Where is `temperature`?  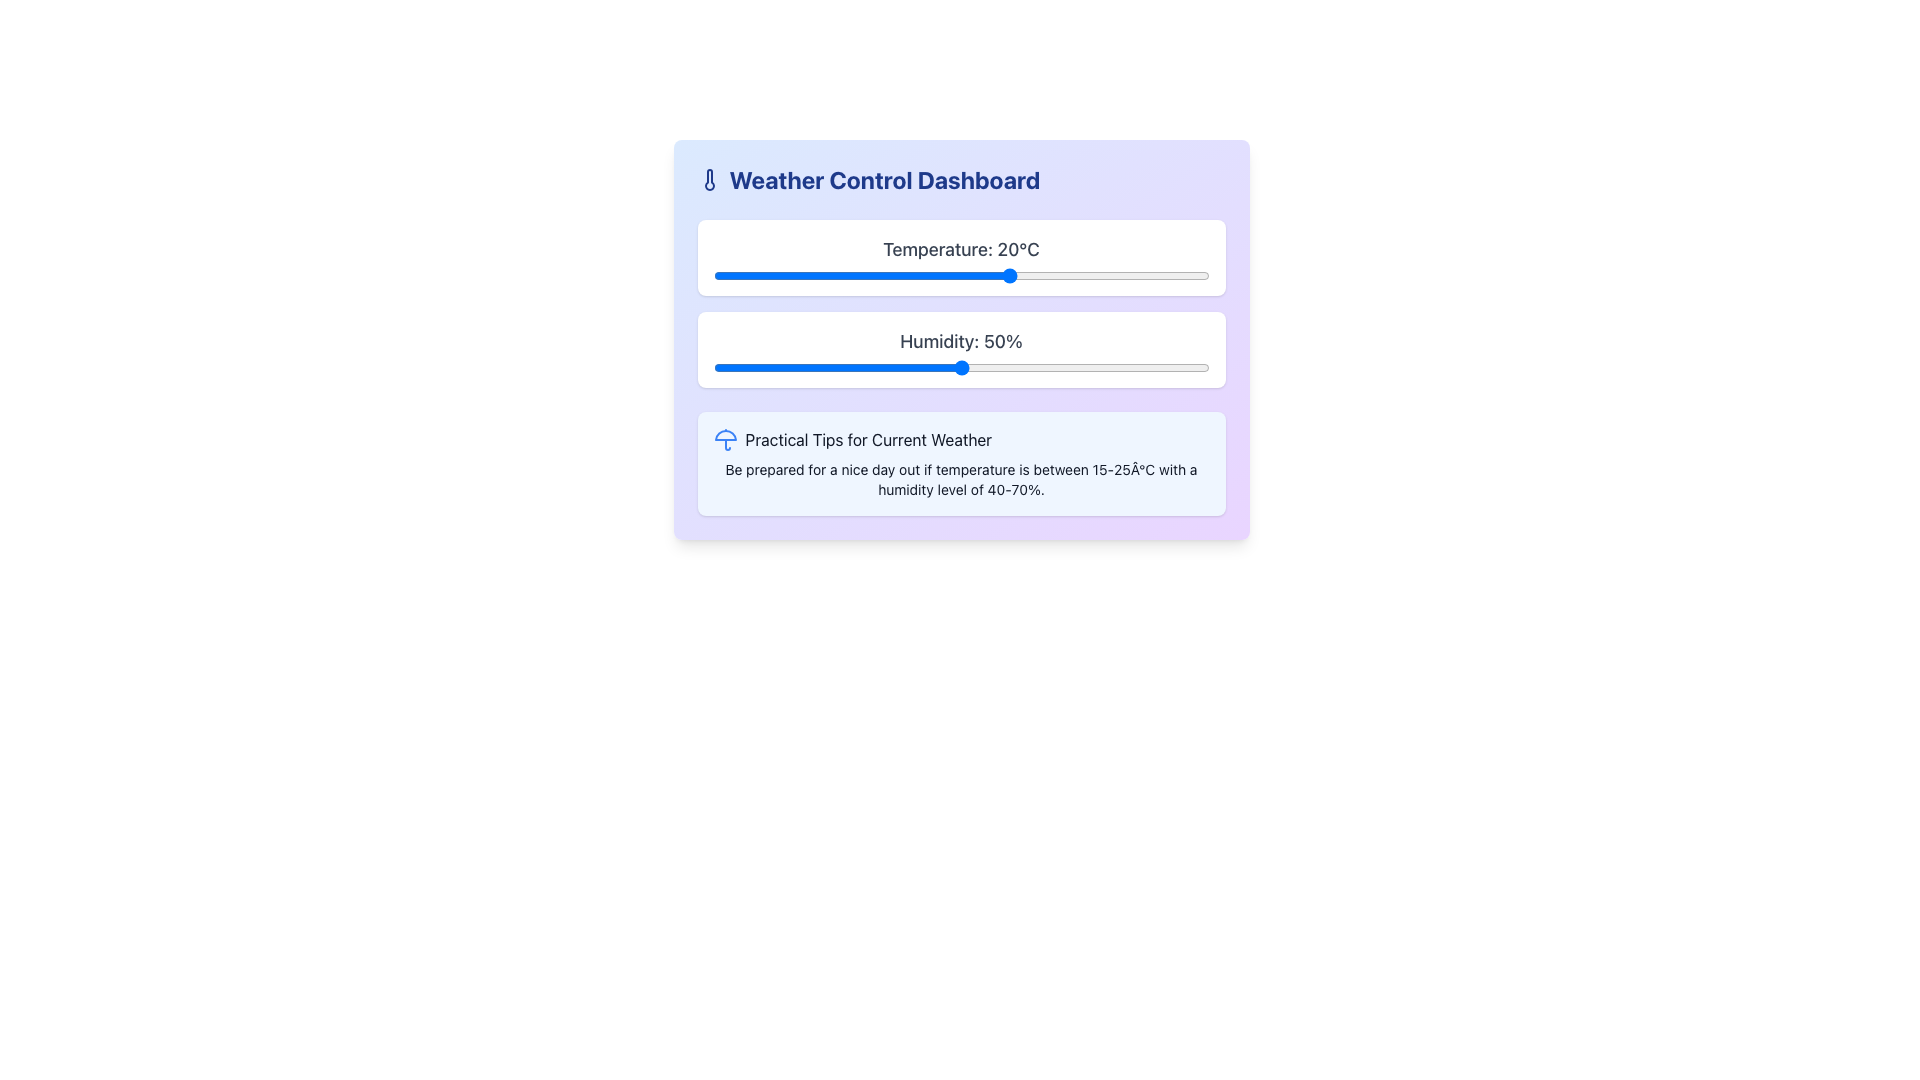
temperature is located at coordinates (1189, 276).